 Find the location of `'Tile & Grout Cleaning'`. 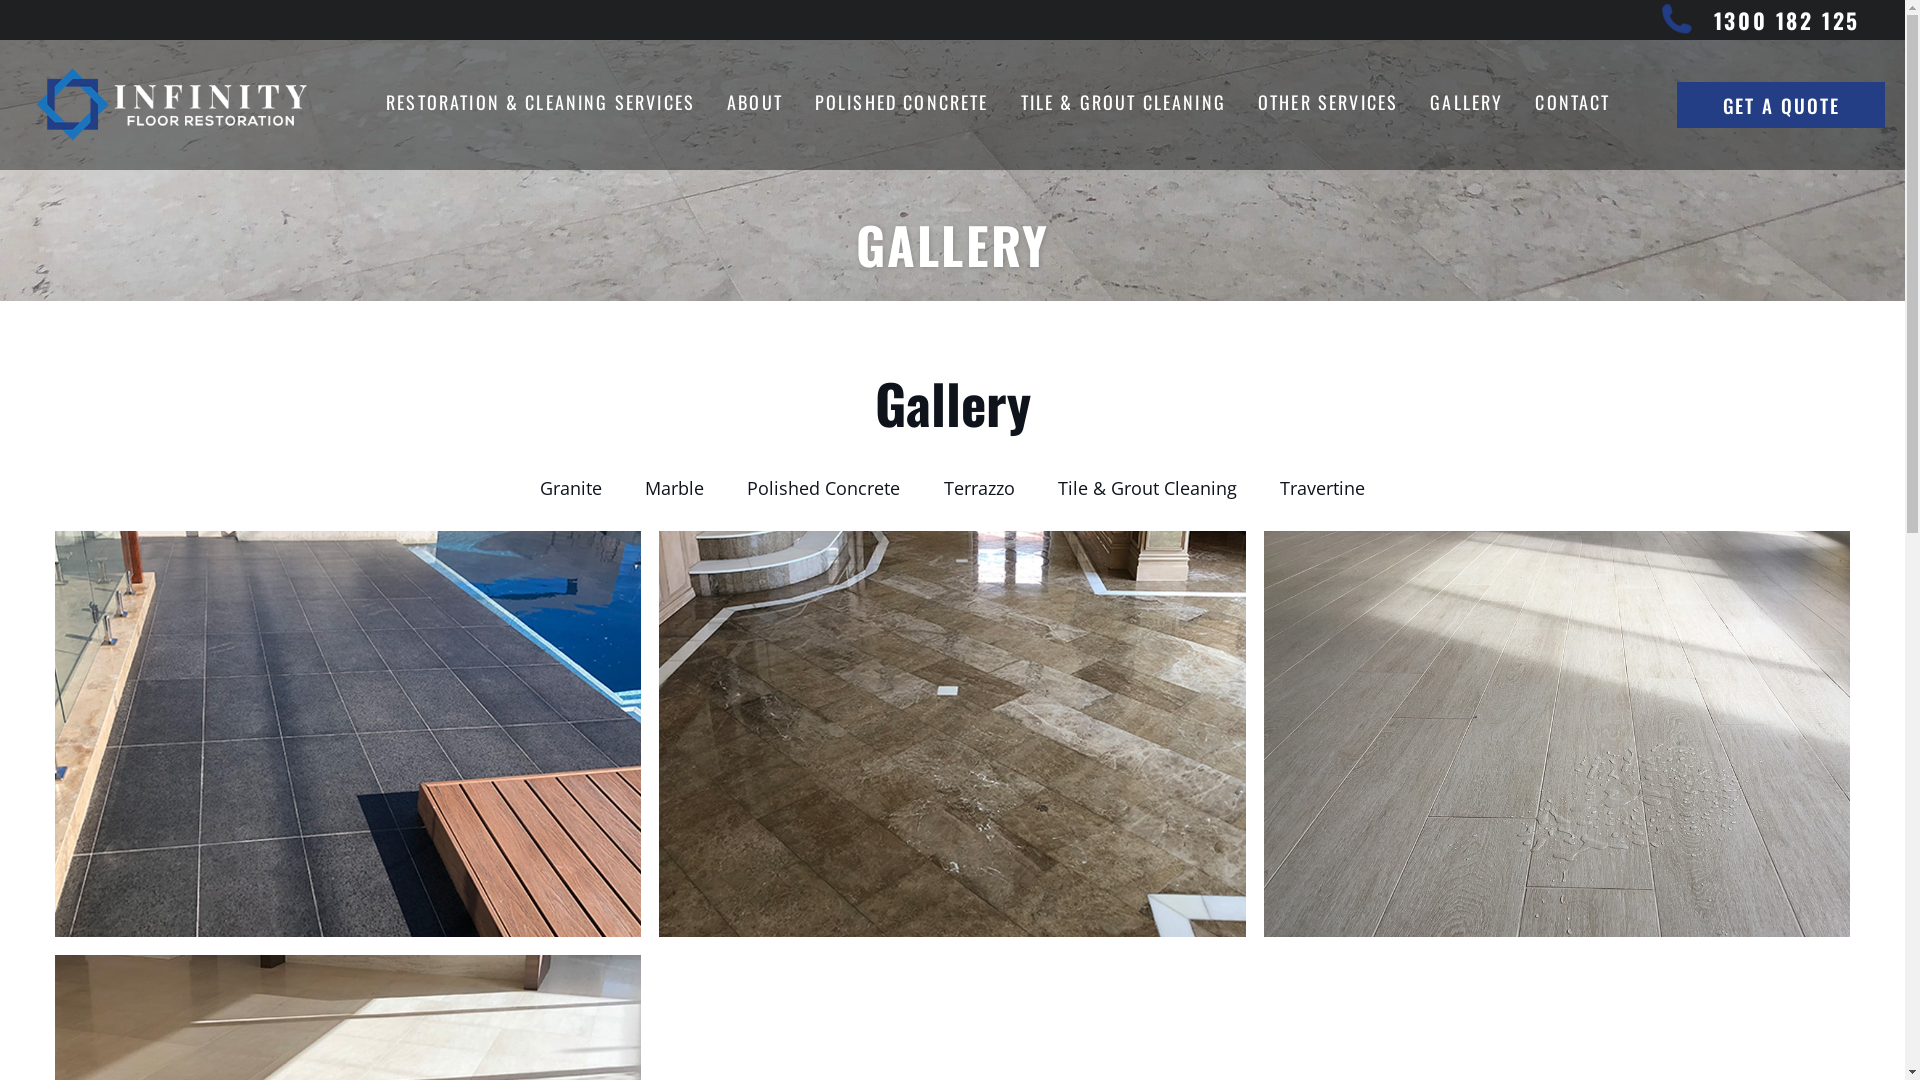

'Tile & Grout Cleaning' is located at coordinates (1147, 488).